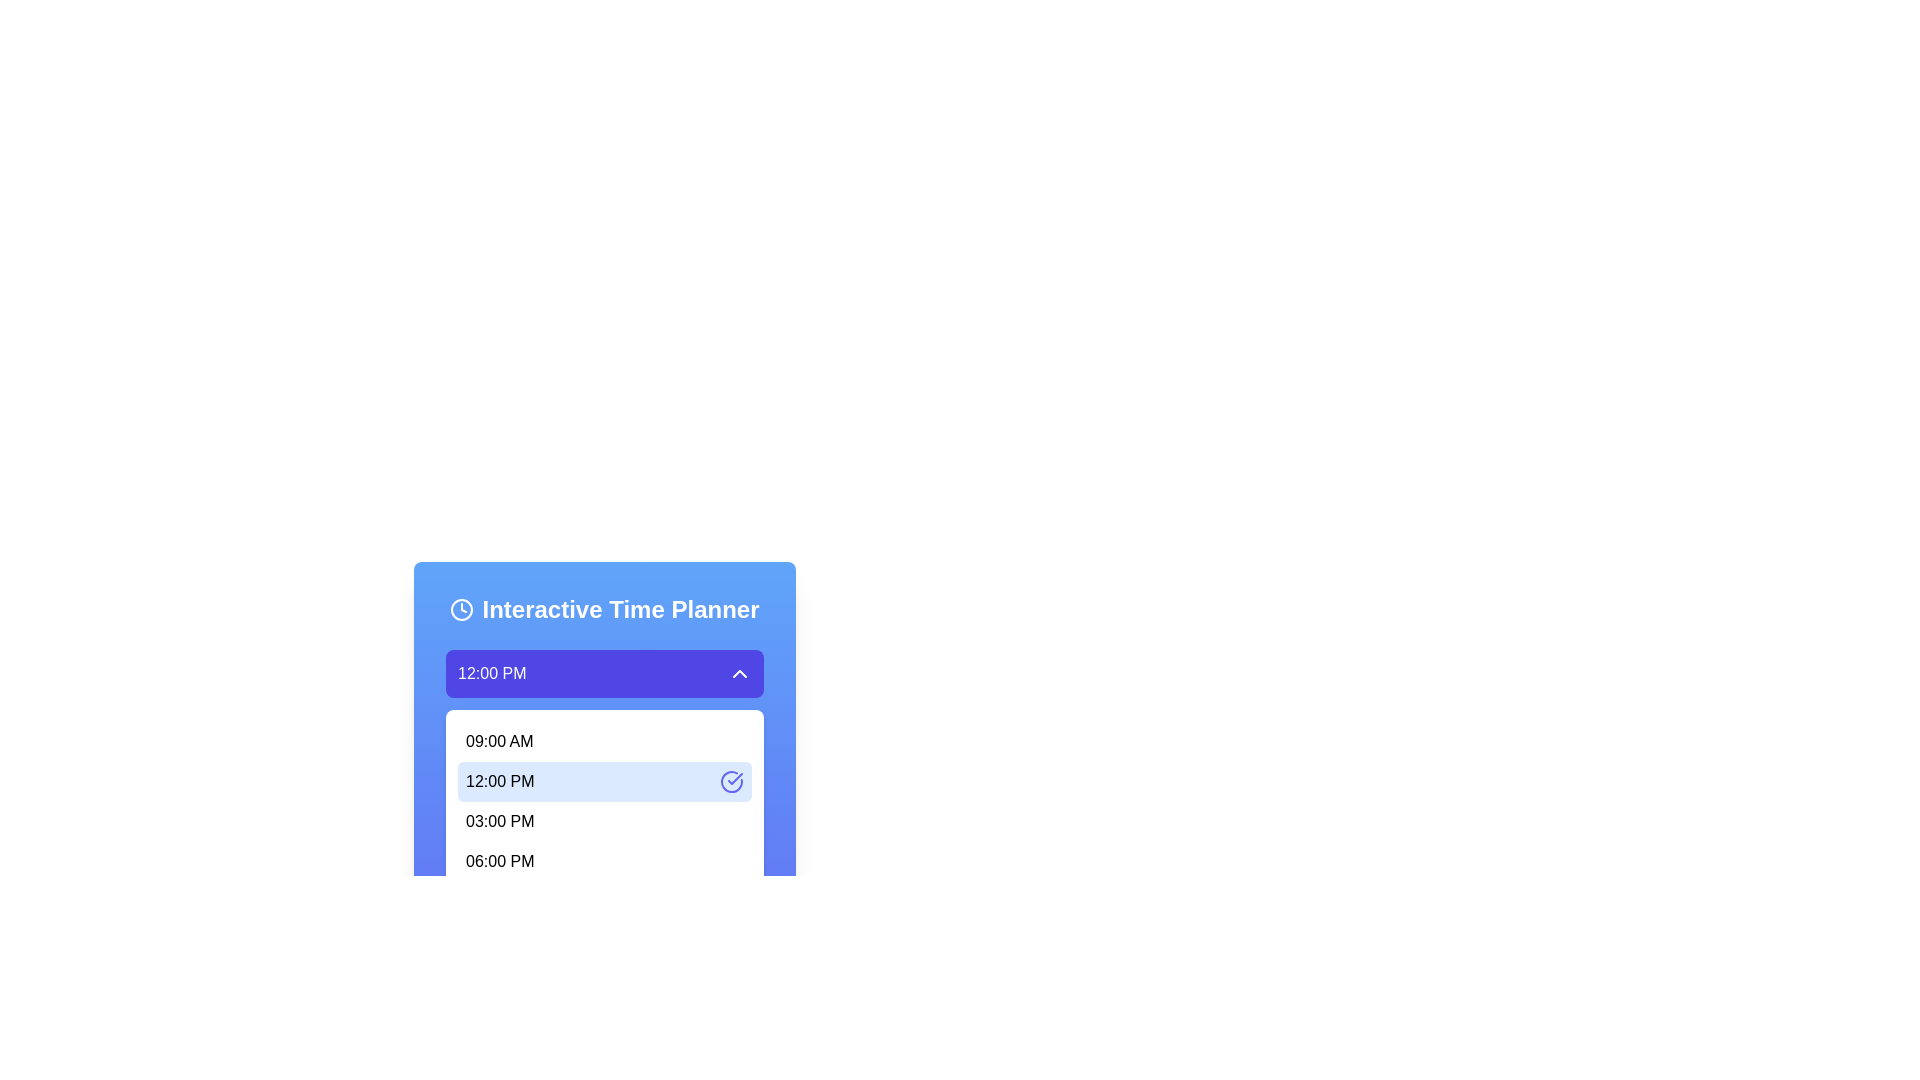 The image size is (1920, 1080). Describe the element at coordinates (500, 860) in the screenshot. I see `the last text label in the dropdown menu that displays an available time option for interaction feedback` at that location.